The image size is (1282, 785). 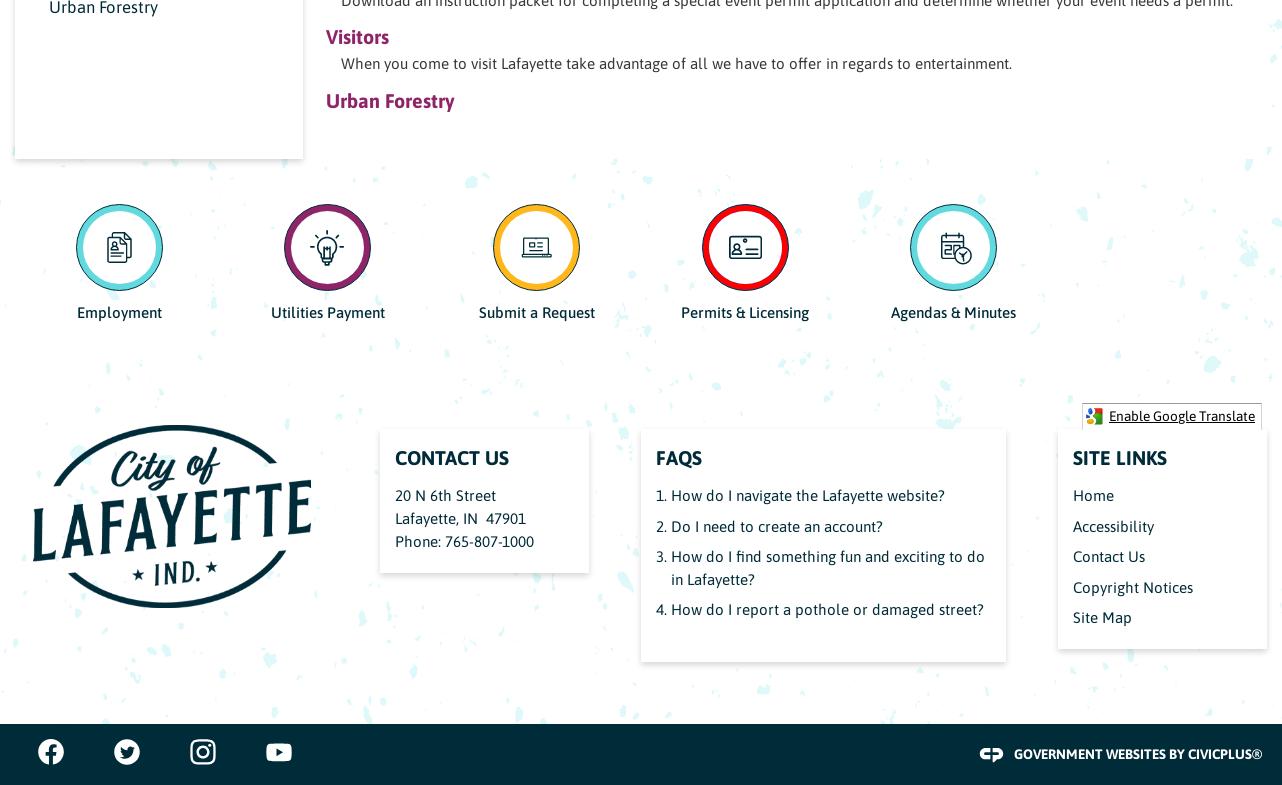 I want to click on 'How do I navigate the Lafayette website?', so click(x=807, y=495).